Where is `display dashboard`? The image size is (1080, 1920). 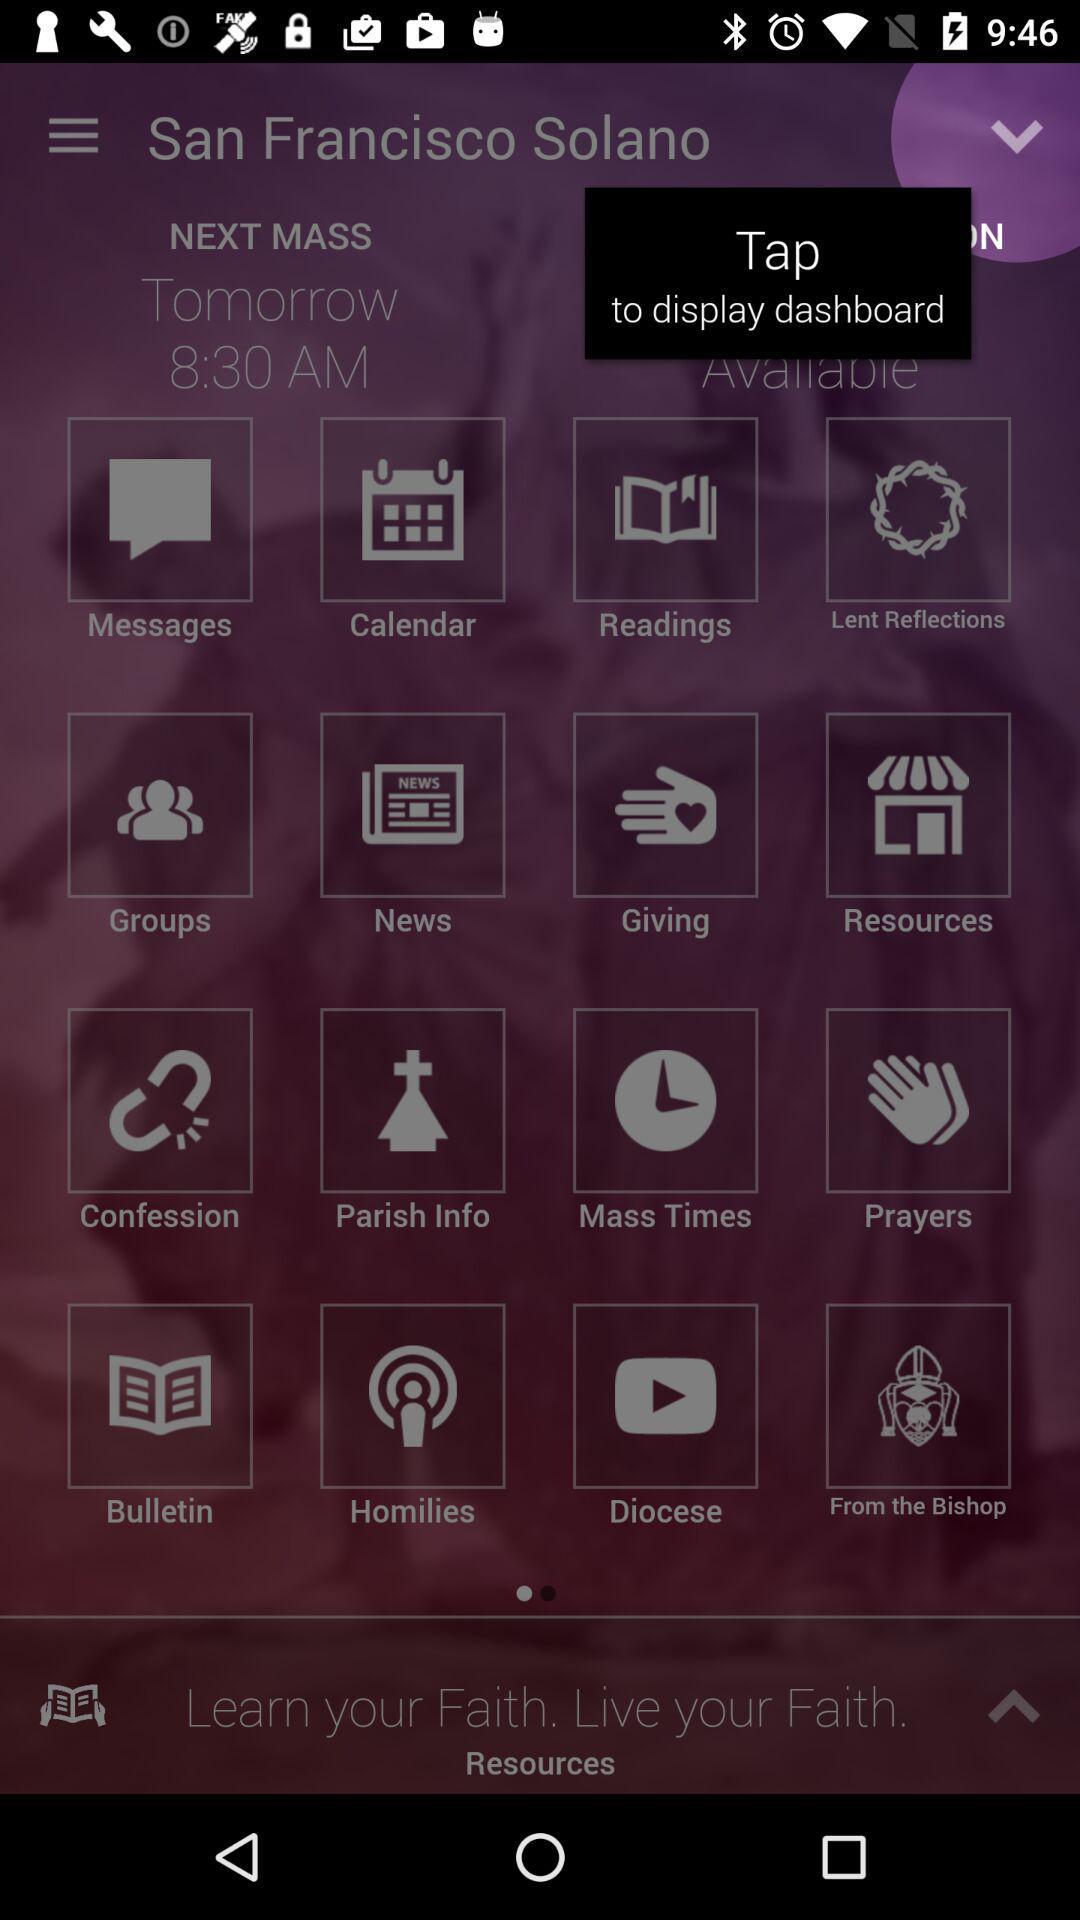 display dashboard is located at coordinates (1017, 135).